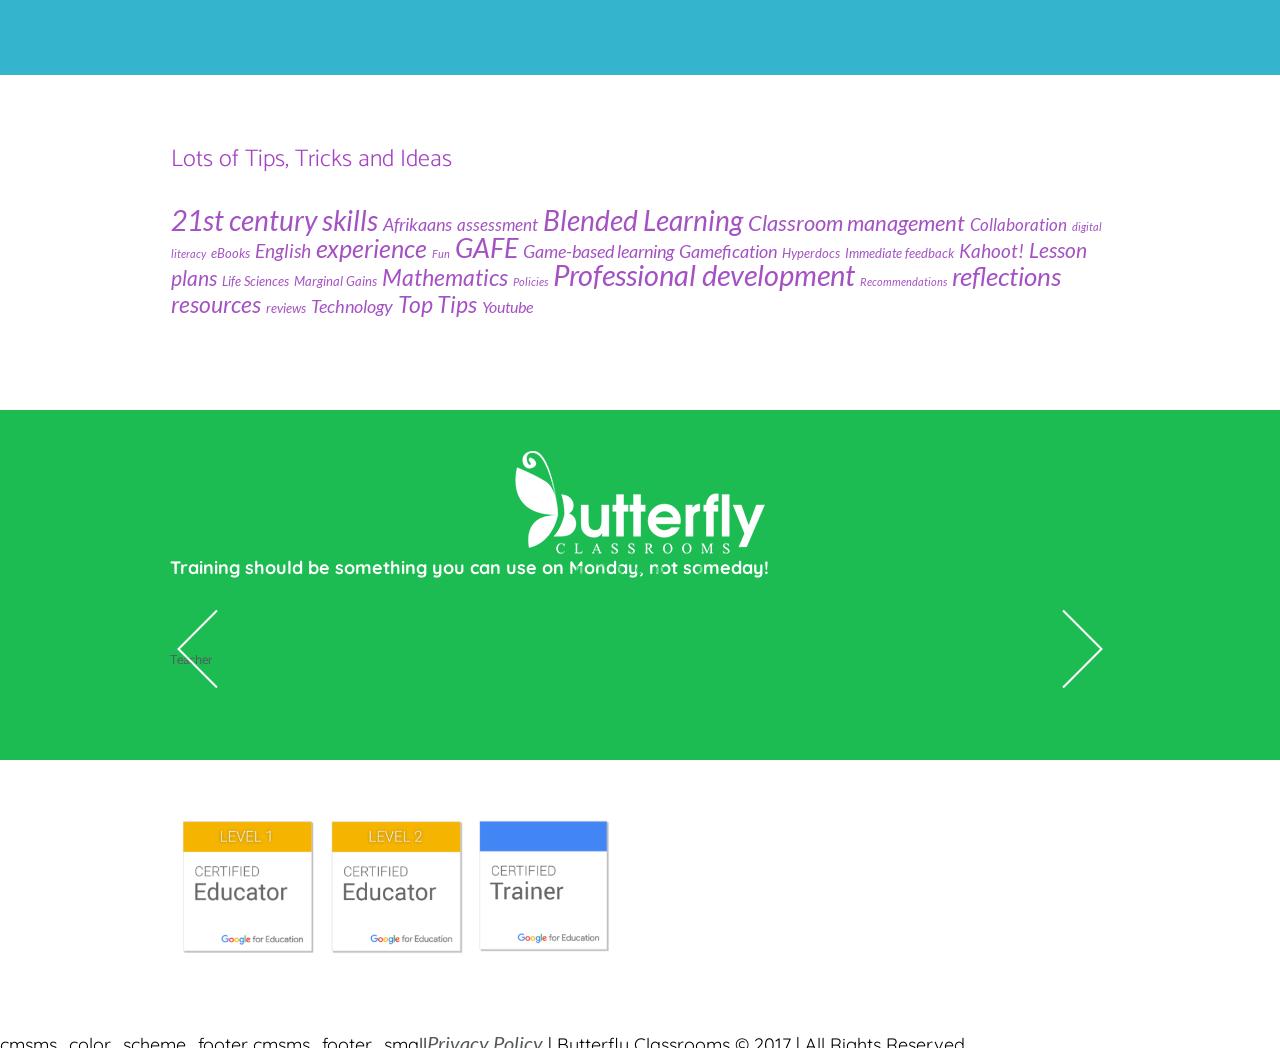  I want to click on 'resources', so click(215, 301).